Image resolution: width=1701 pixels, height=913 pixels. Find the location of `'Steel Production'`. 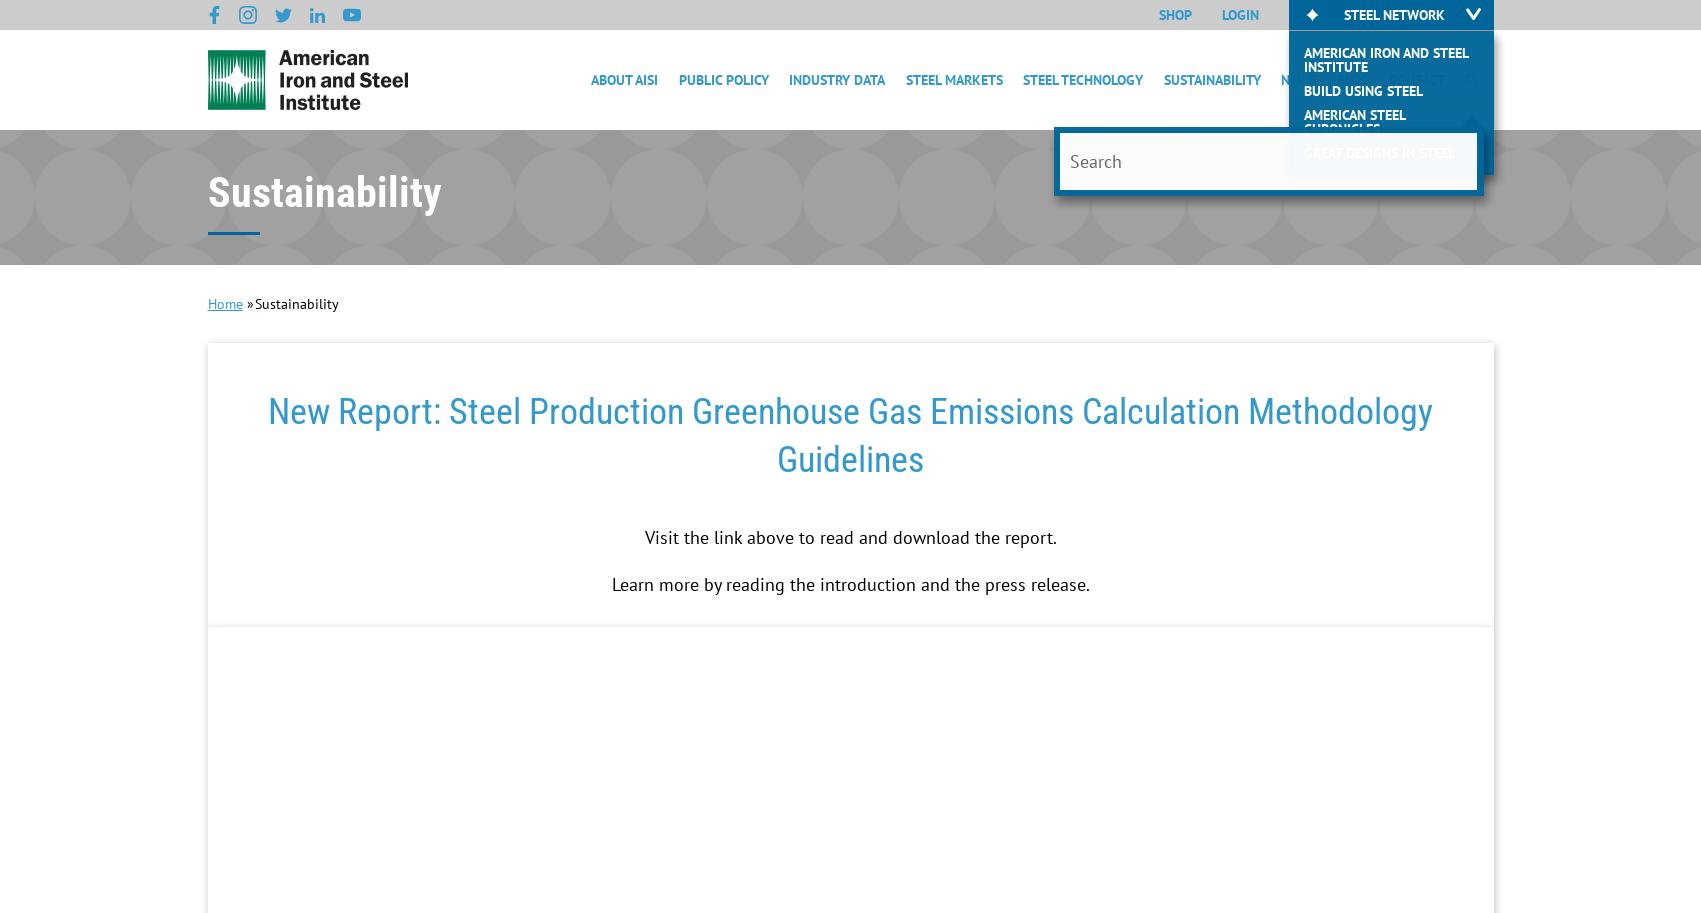

'Steel Production' is located at coordinates (1022, 167).